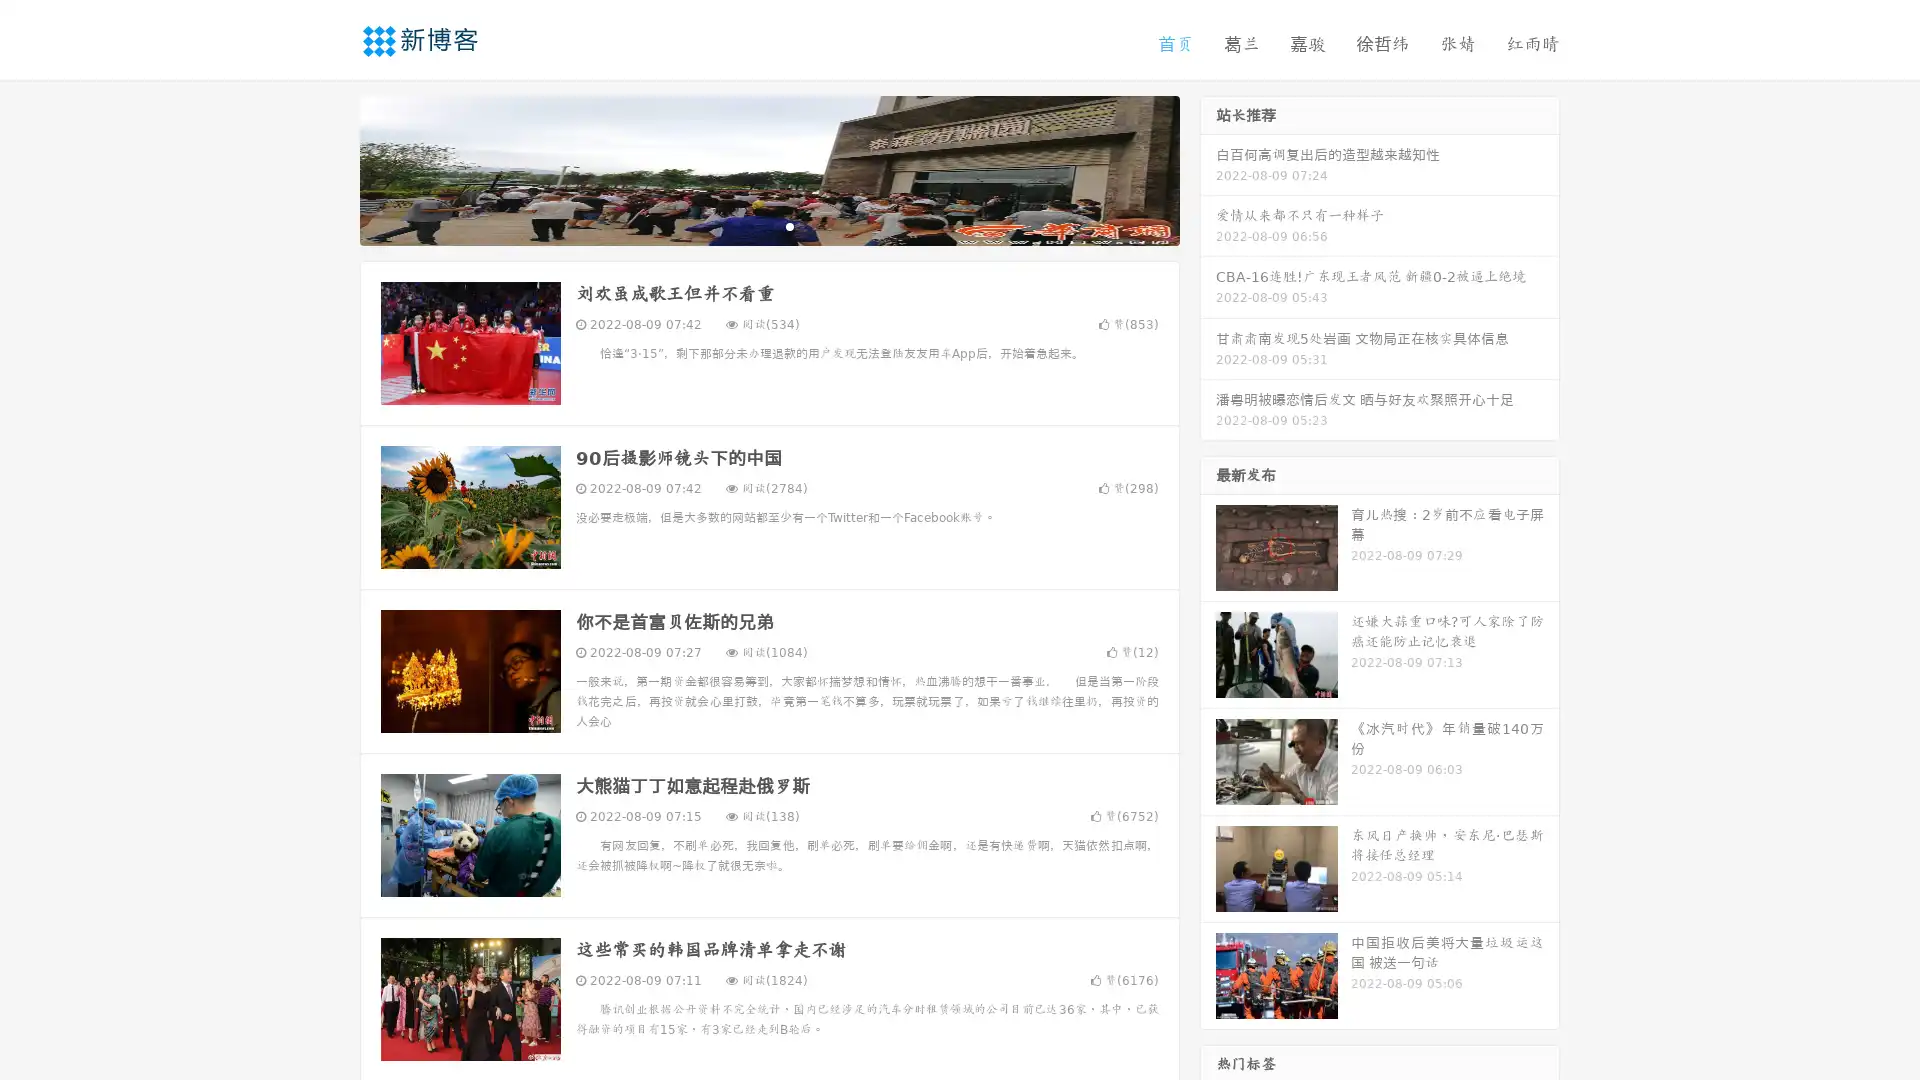  I want to click on Next slide, so click(1208, 168).